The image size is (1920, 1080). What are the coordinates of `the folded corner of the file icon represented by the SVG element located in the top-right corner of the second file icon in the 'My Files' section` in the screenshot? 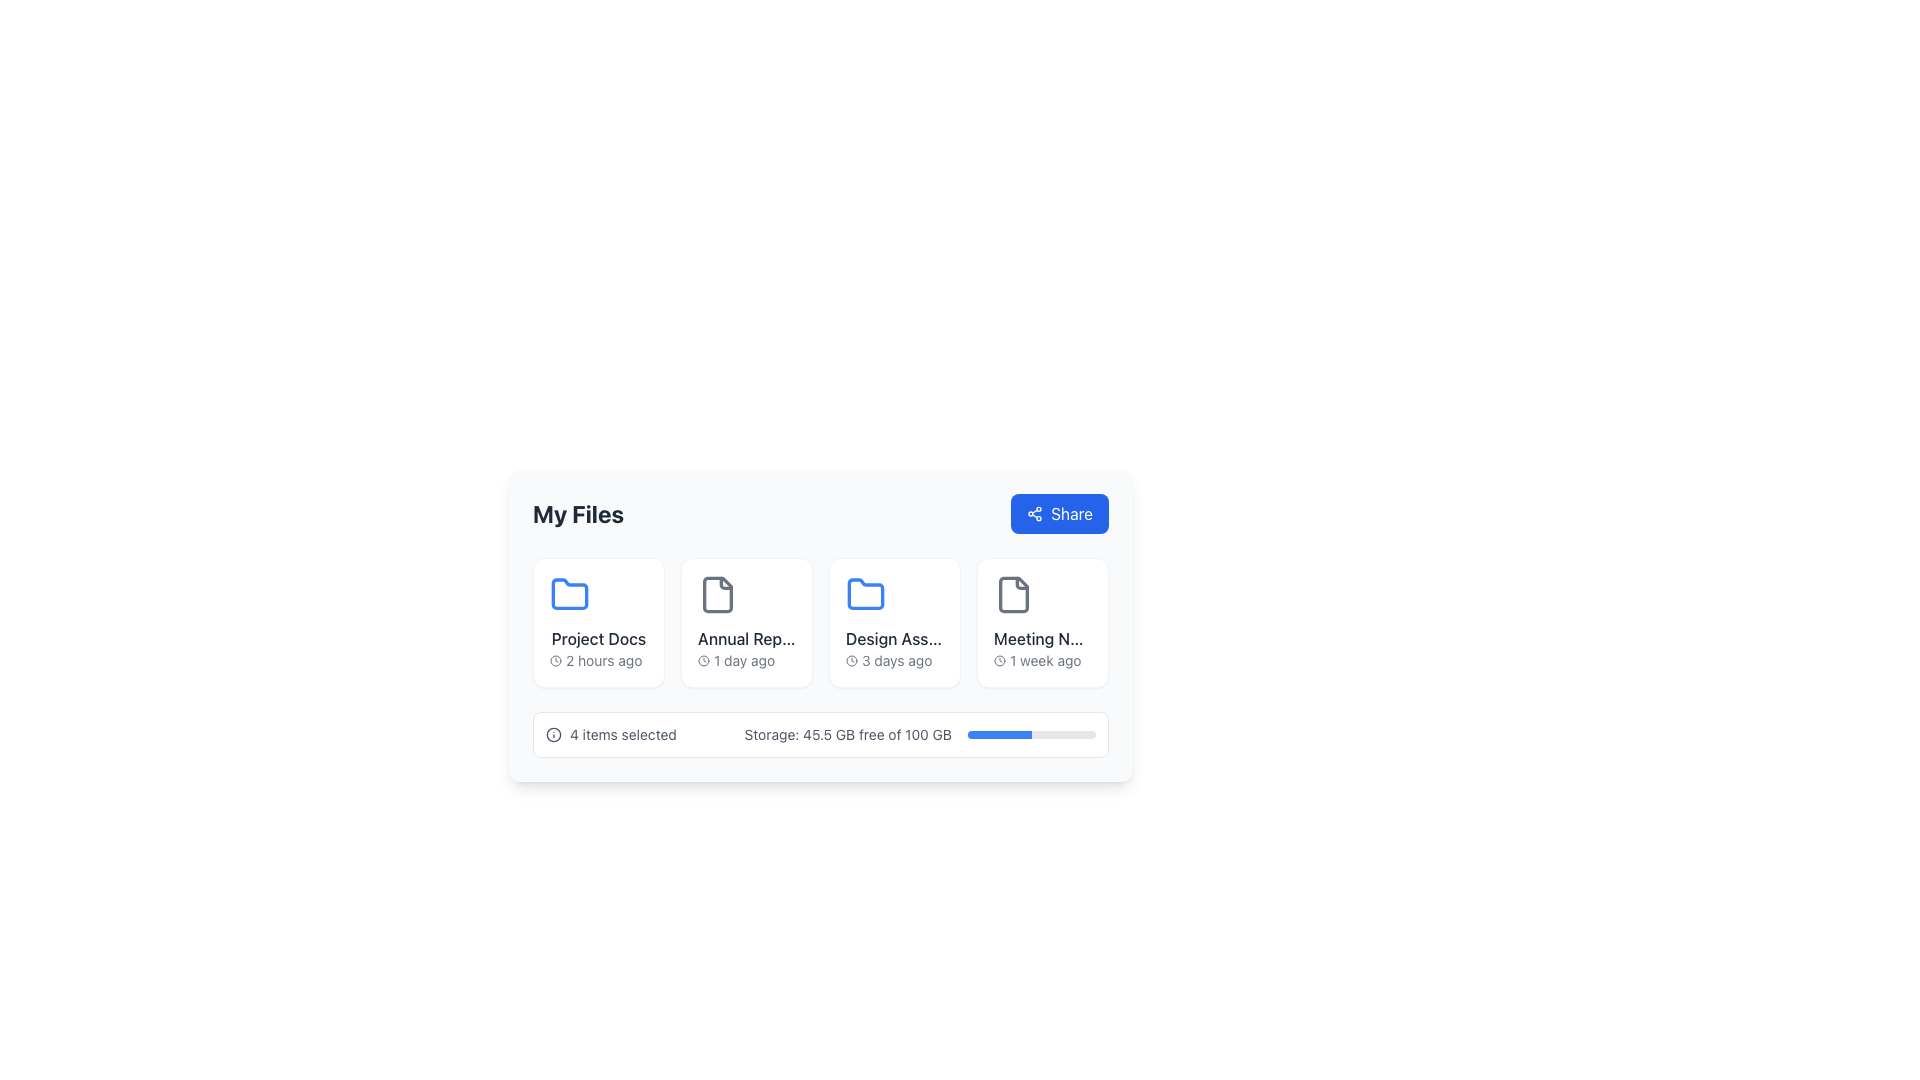 It's located at (725, 583).